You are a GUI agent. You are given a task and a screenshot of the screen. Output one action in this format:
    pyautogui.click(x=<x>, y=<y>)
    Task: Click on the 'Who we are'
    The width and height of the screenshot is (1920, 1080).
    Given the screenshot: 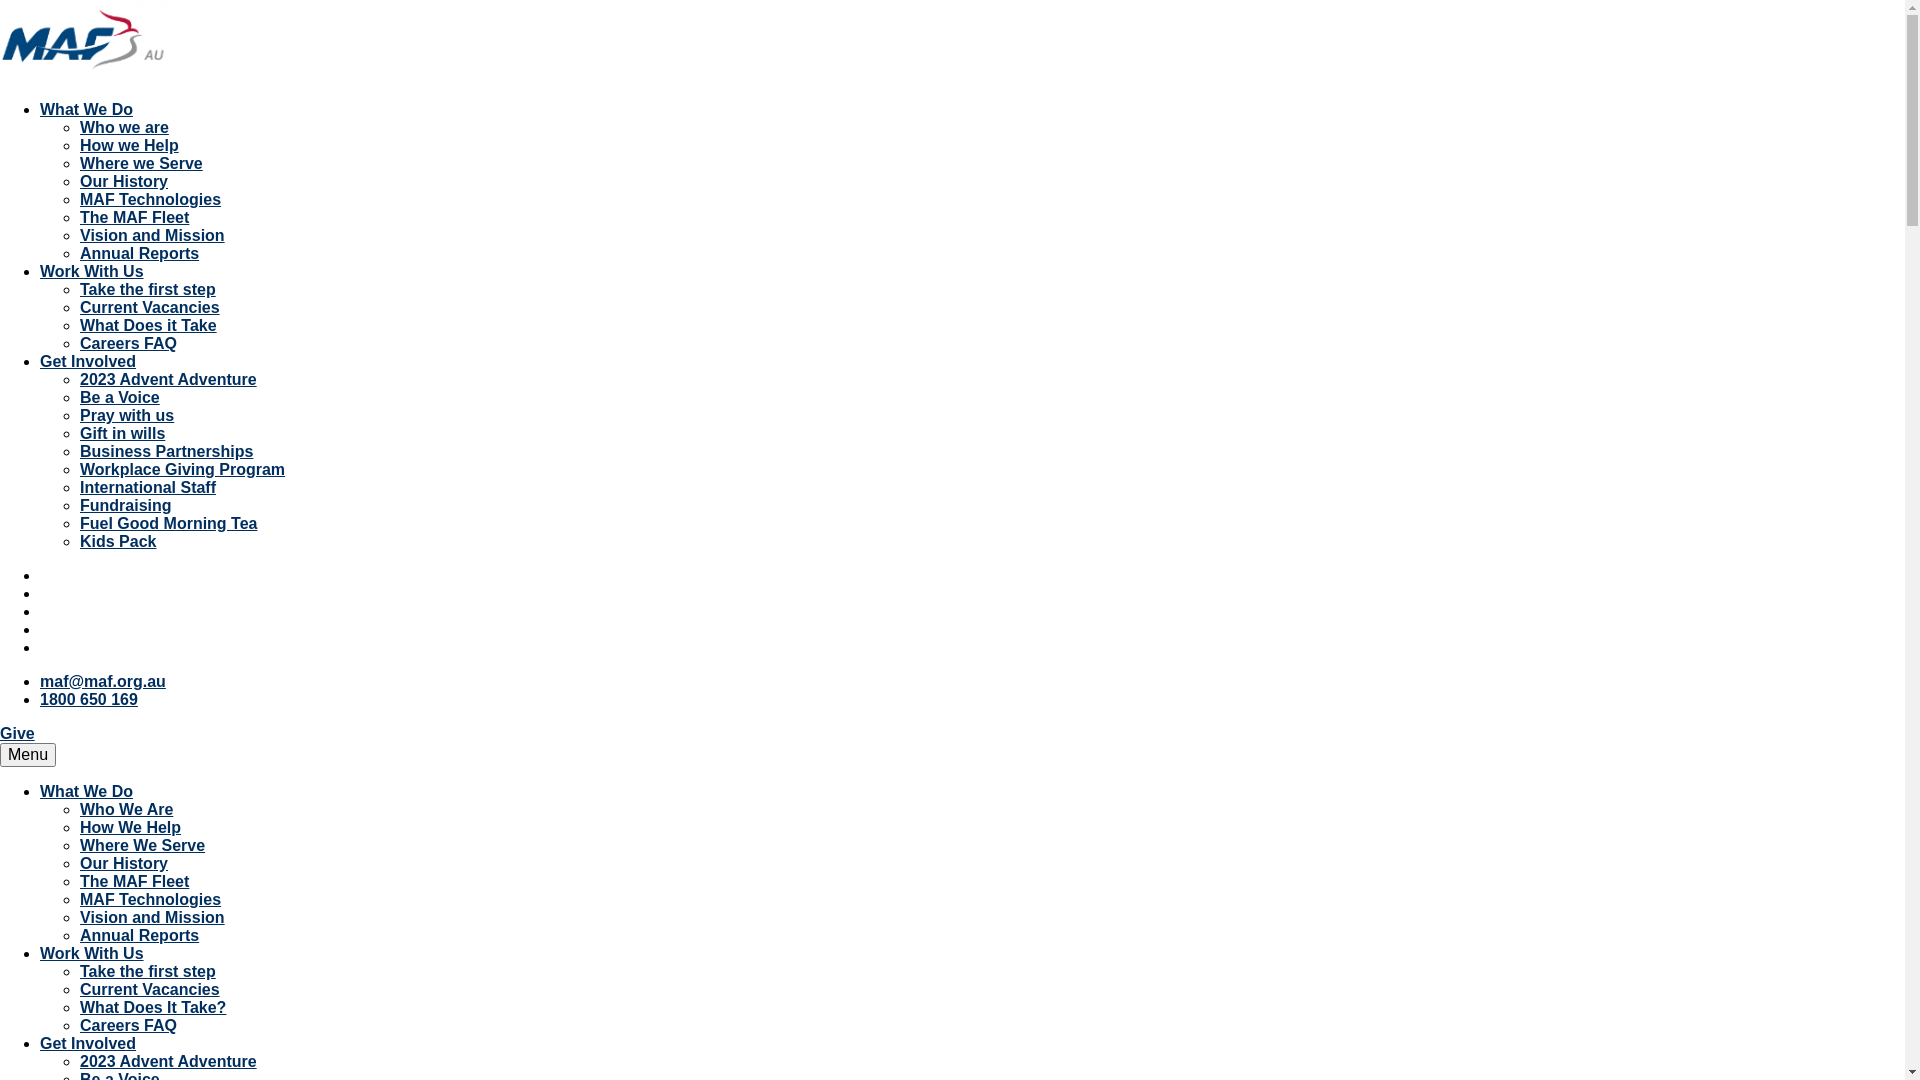 What is the action you would take?
    pyautogui.click(x=123, y=127)
    